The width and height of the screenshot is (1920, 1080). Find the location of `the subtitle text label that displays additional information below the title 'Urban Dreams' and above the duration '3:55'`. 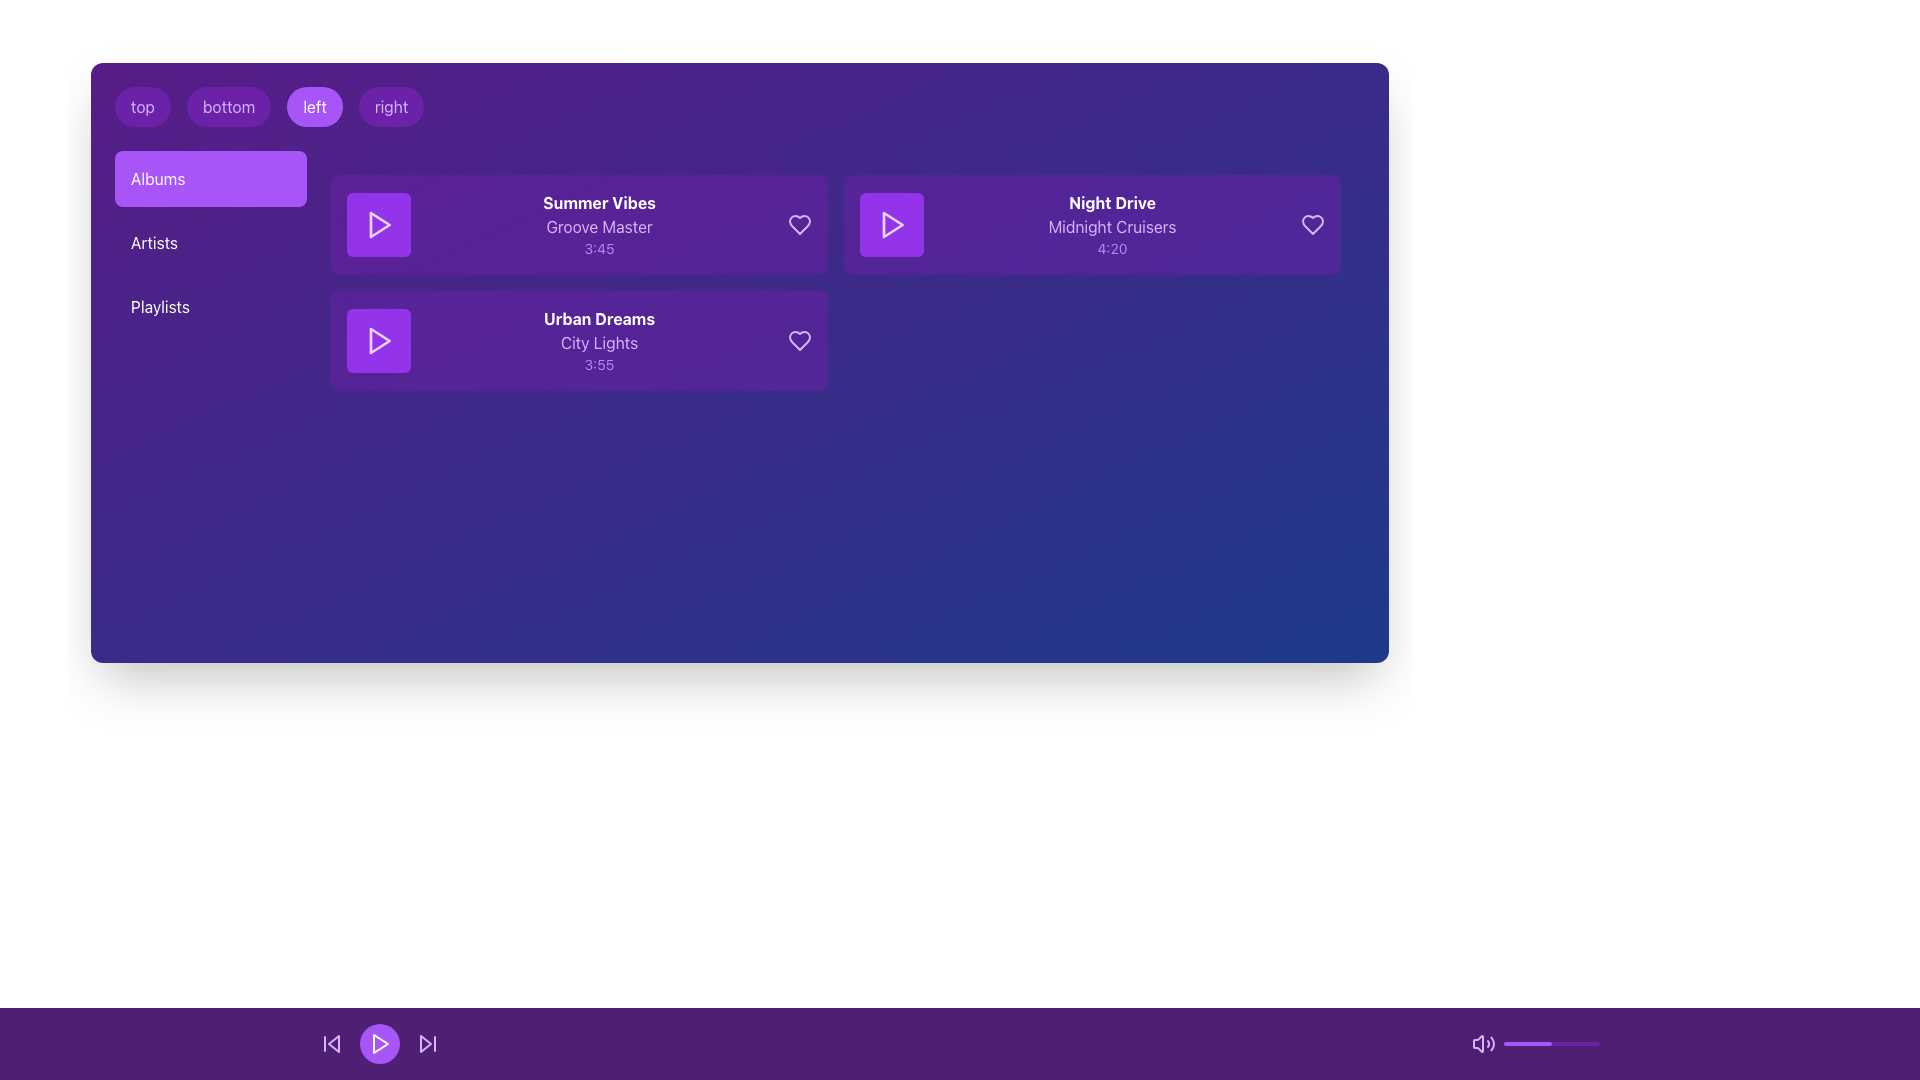

the subtitle text label that displays additional information below the title 'Urban Dreams' and above the duration '3:55' is located at coordinates (598, 342).